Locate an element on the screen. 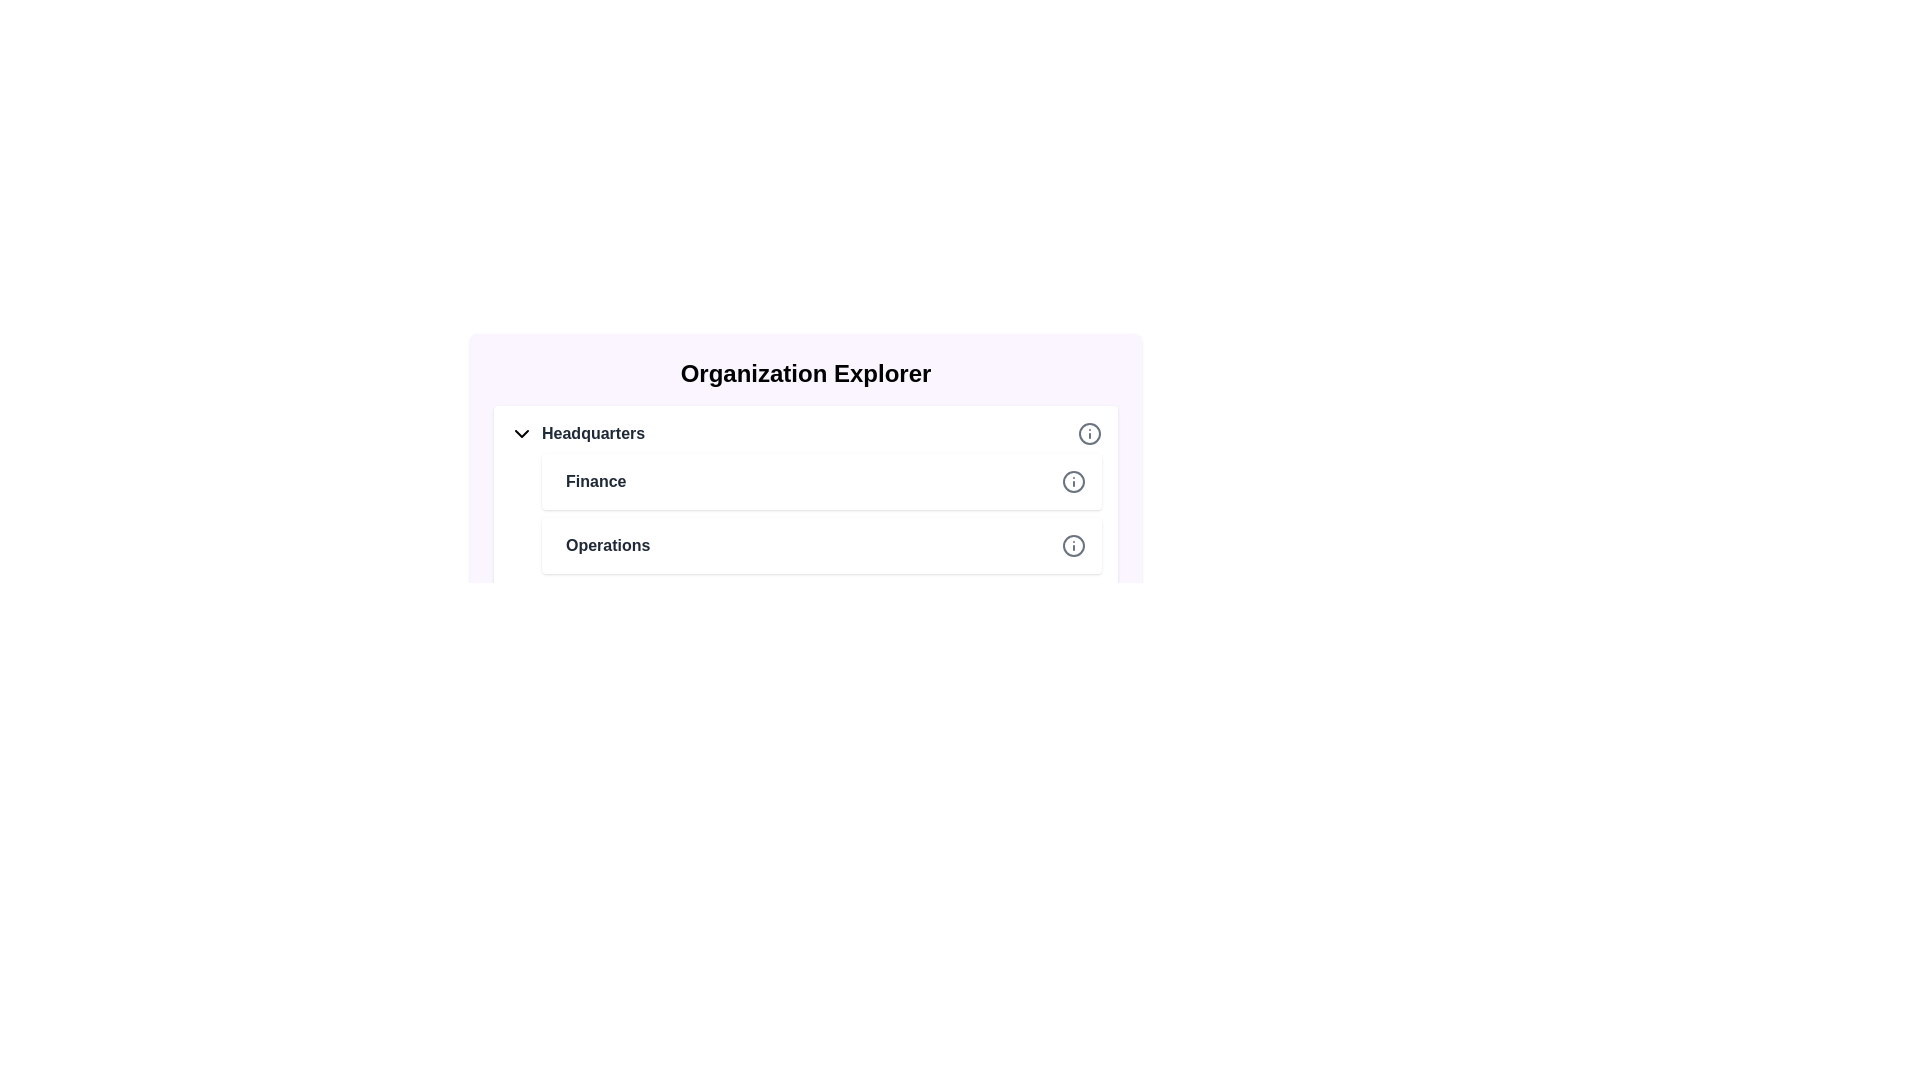 The image size is (1920, 1080). the 'Operations' text label located below the 'Finance' item in the vertical list under the 'Headquarters' header is located at coordinates (607, 546).